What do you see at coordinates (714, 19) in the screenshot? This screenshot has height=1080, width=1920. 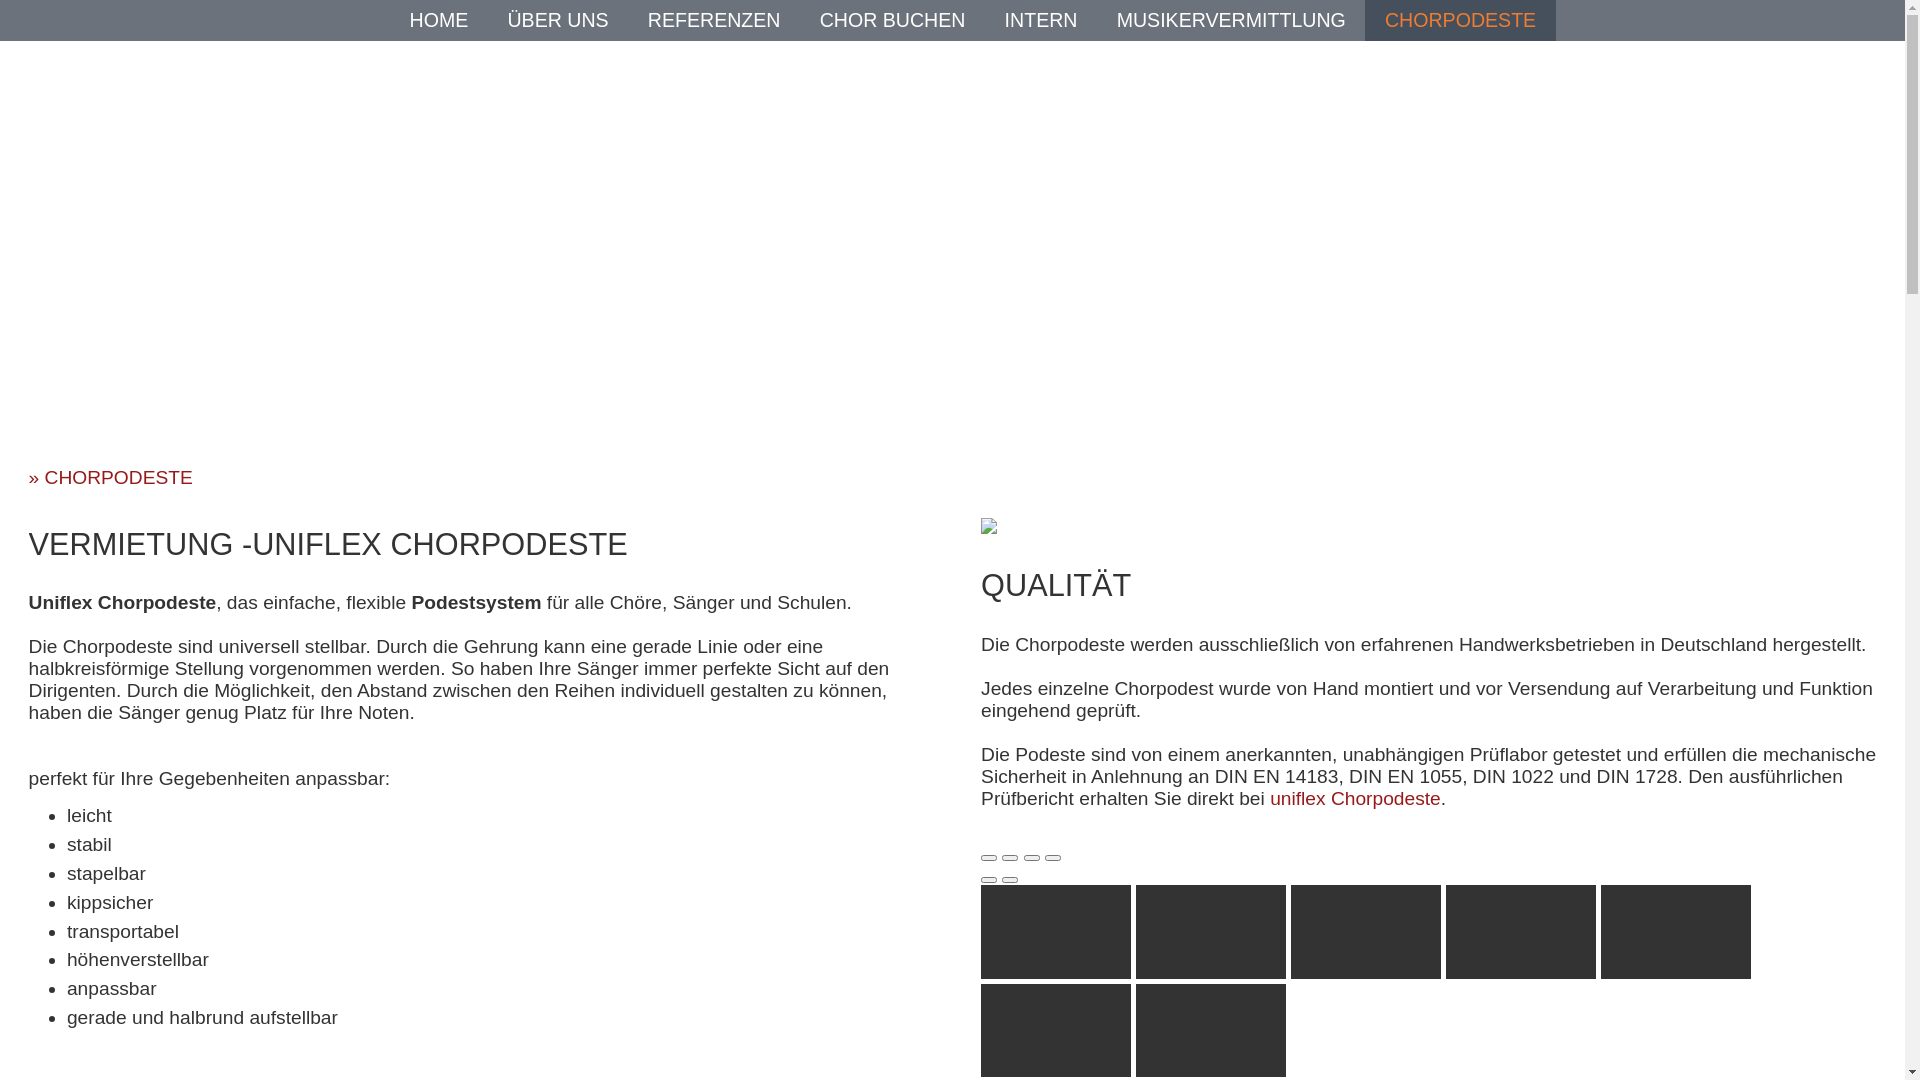 I see `'REFERENZEN'` at bounding box center [714, 19].